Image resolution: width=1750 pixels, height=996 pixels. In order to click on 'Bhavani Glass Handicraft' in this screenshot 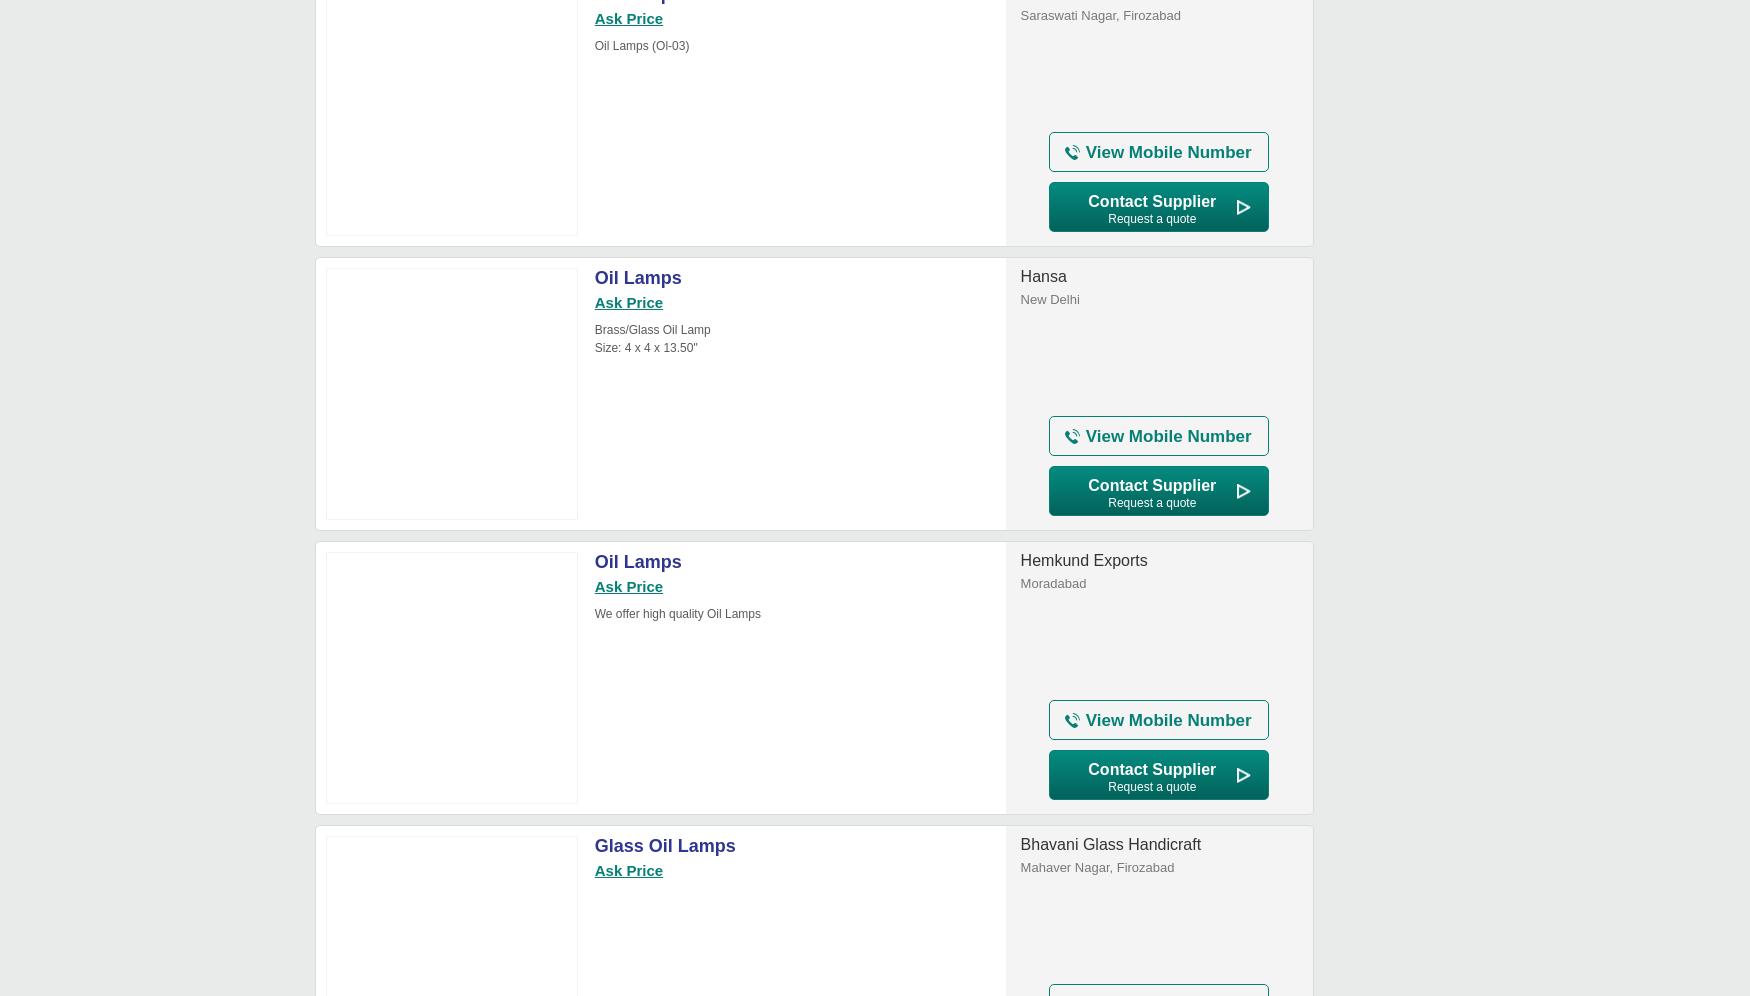, I will do `click(1110, 844)`.